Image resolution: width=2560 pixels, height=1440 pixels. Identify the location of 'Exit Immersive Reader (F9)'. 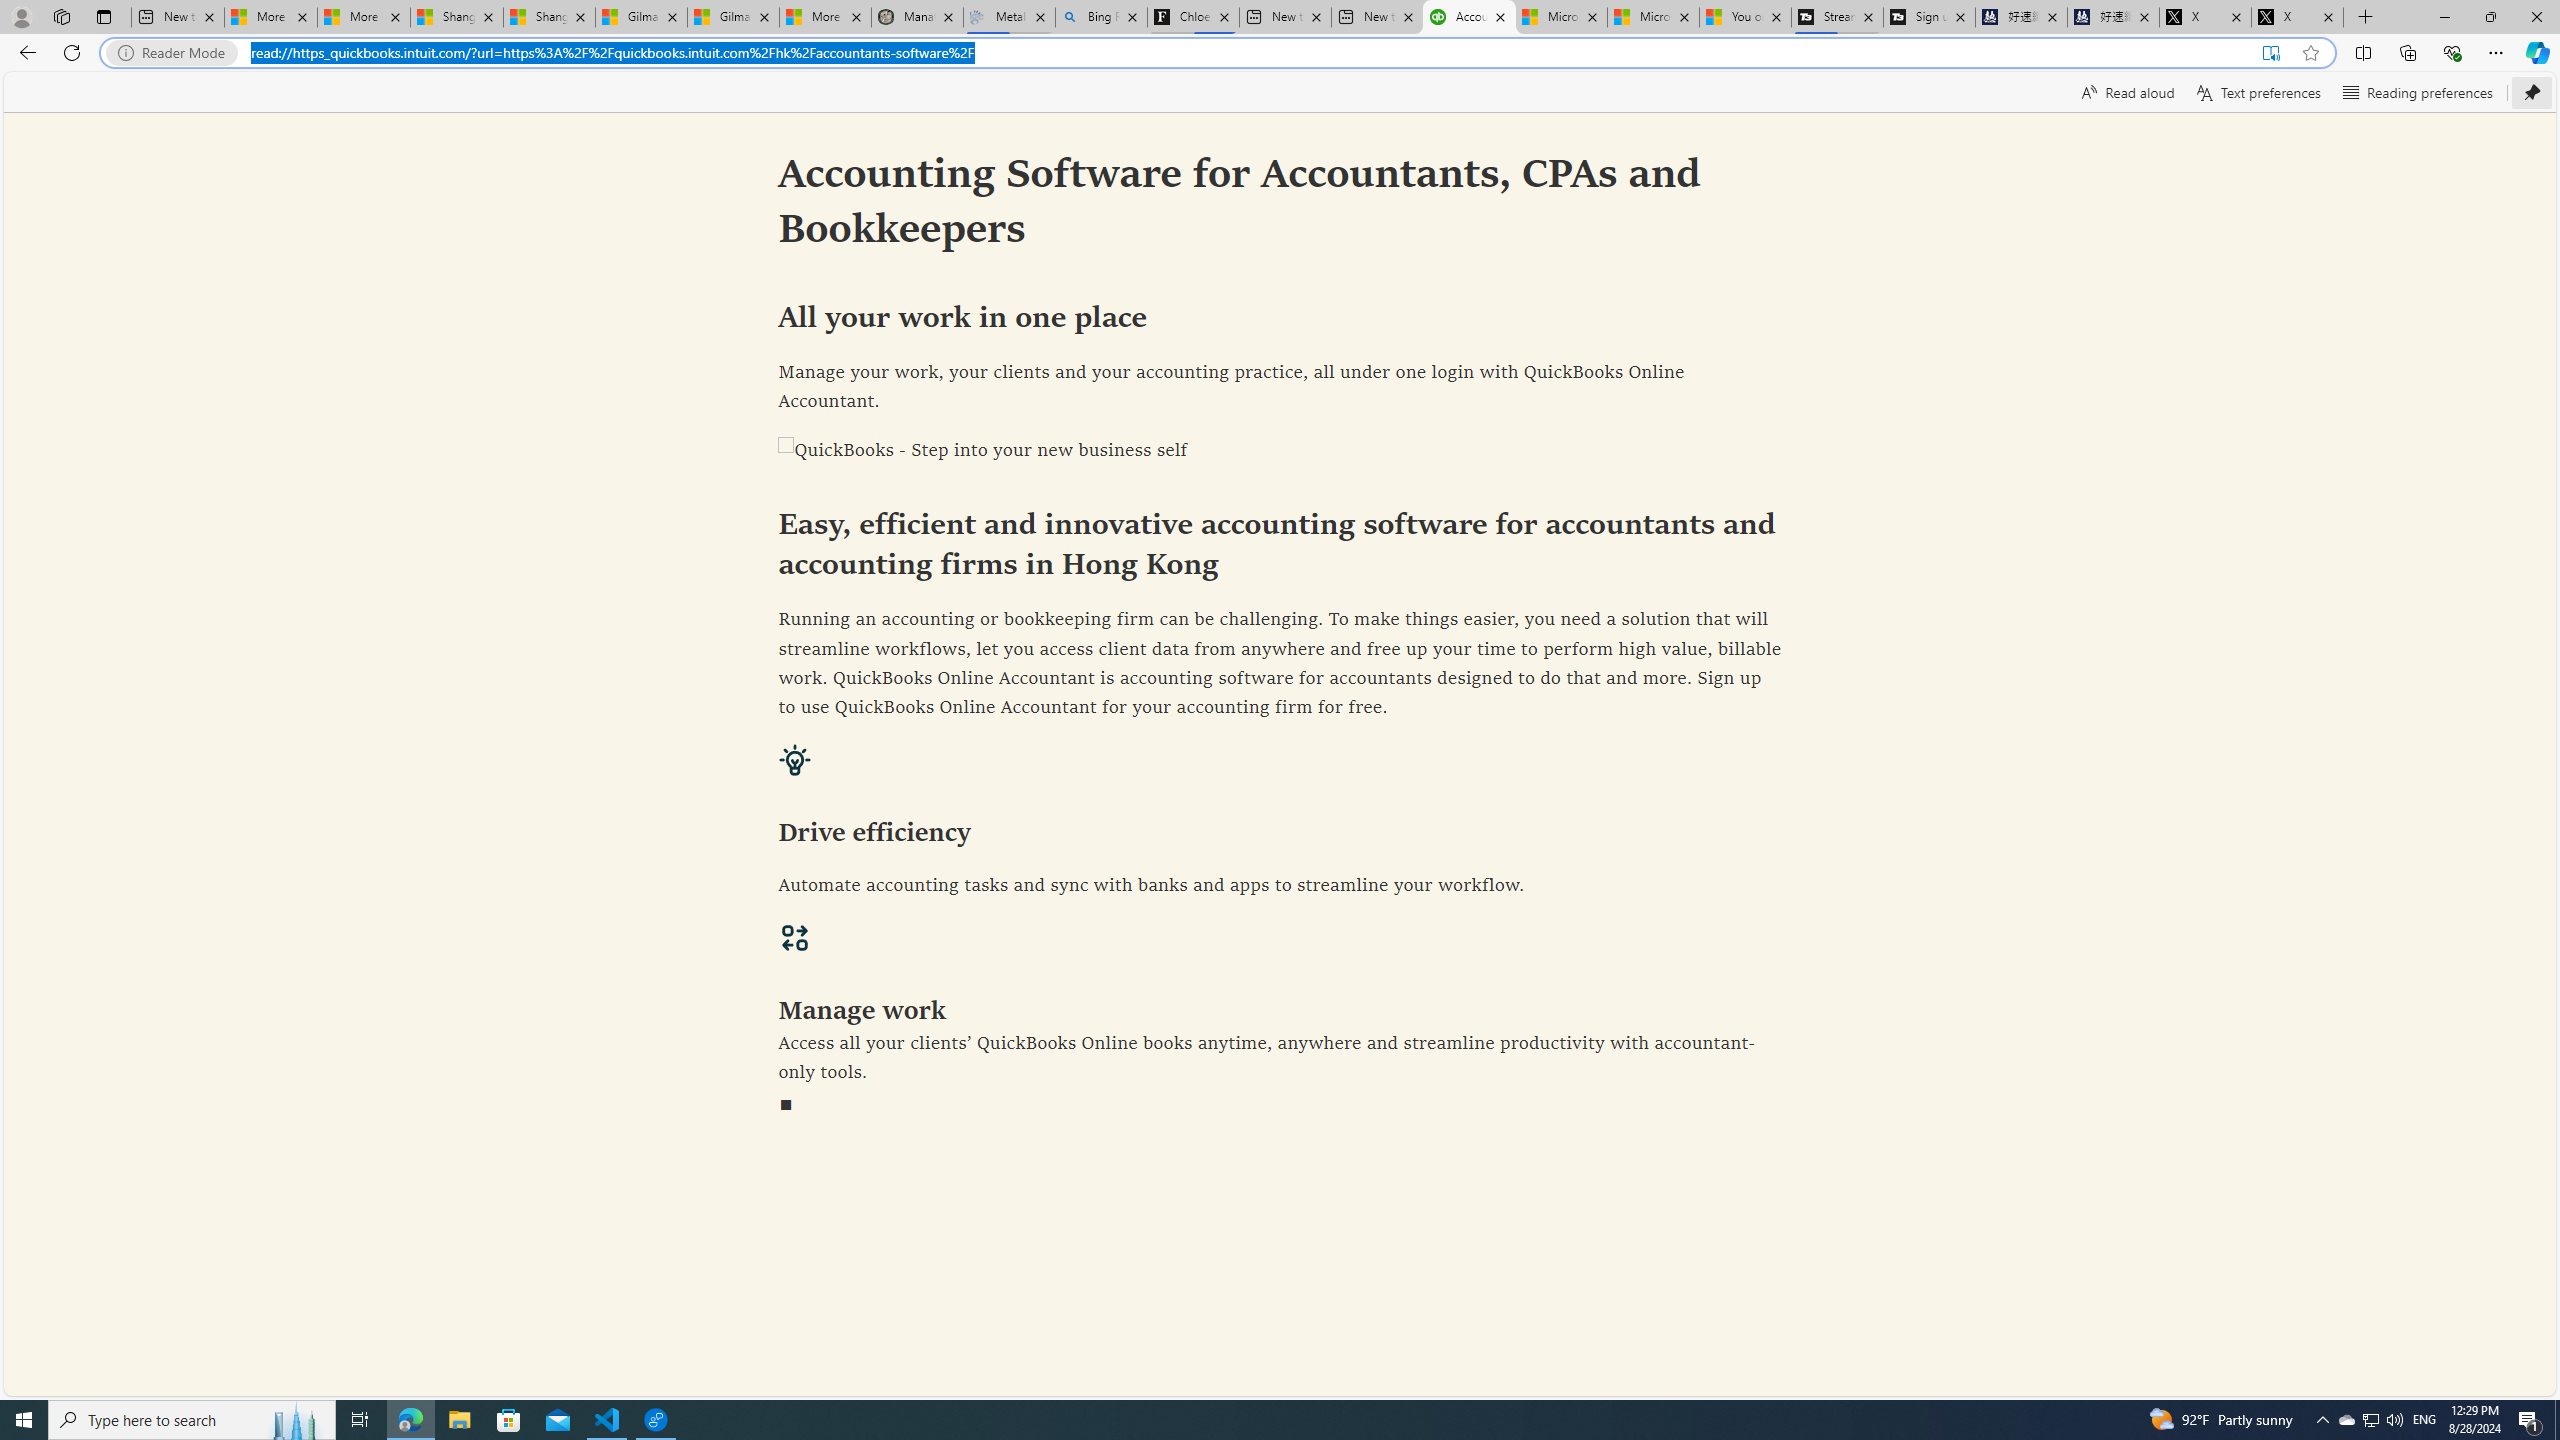
(2270, 53).